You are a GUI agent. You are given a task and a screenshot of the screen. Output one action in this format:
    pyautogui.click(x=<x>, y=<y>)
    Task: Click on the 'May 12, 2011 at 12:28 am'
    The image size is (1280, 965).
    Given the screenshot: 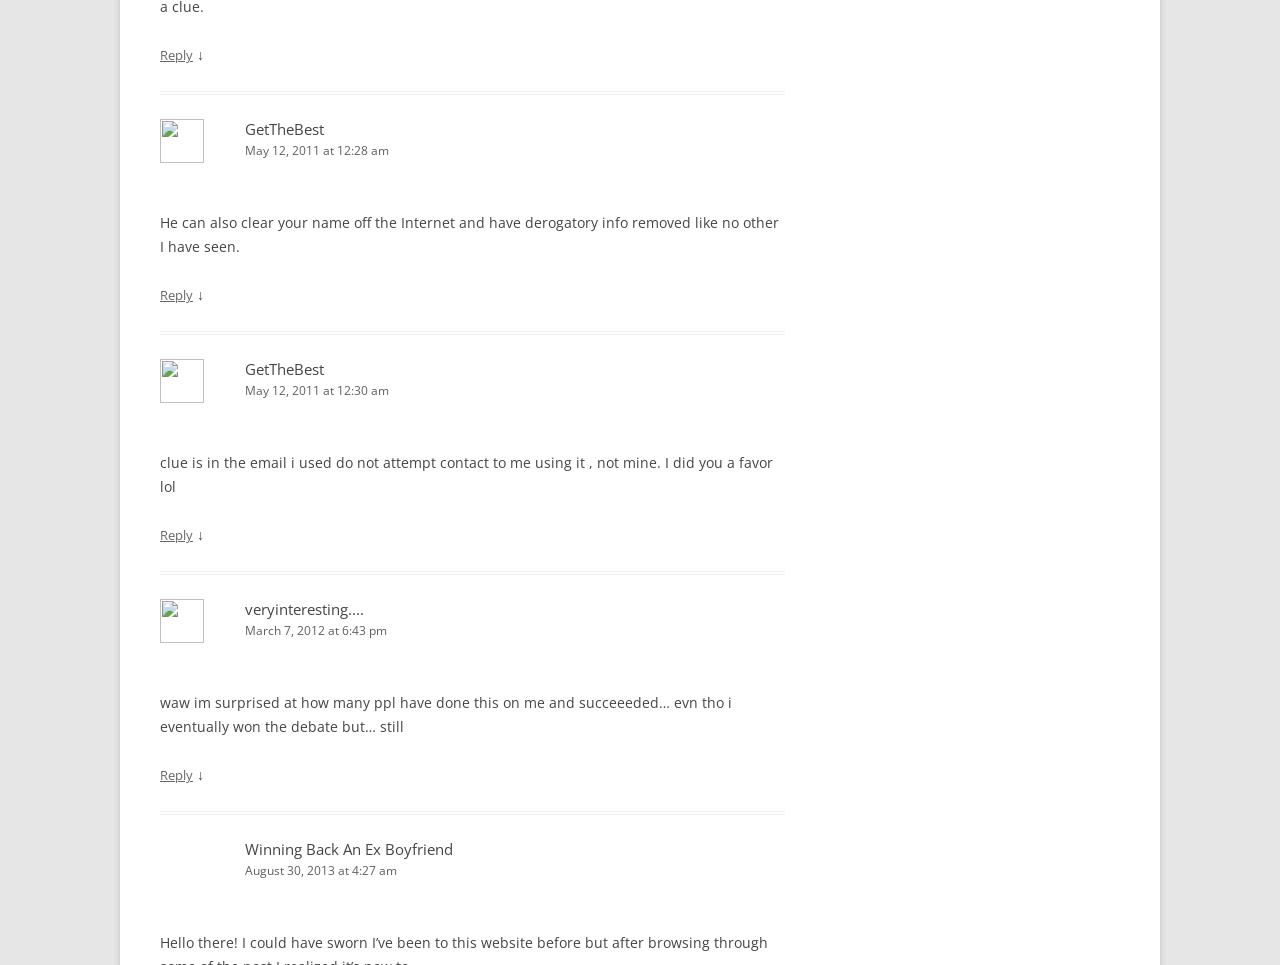 What is the action you would take?
    pyautogui.click(x=316, y=148)
    